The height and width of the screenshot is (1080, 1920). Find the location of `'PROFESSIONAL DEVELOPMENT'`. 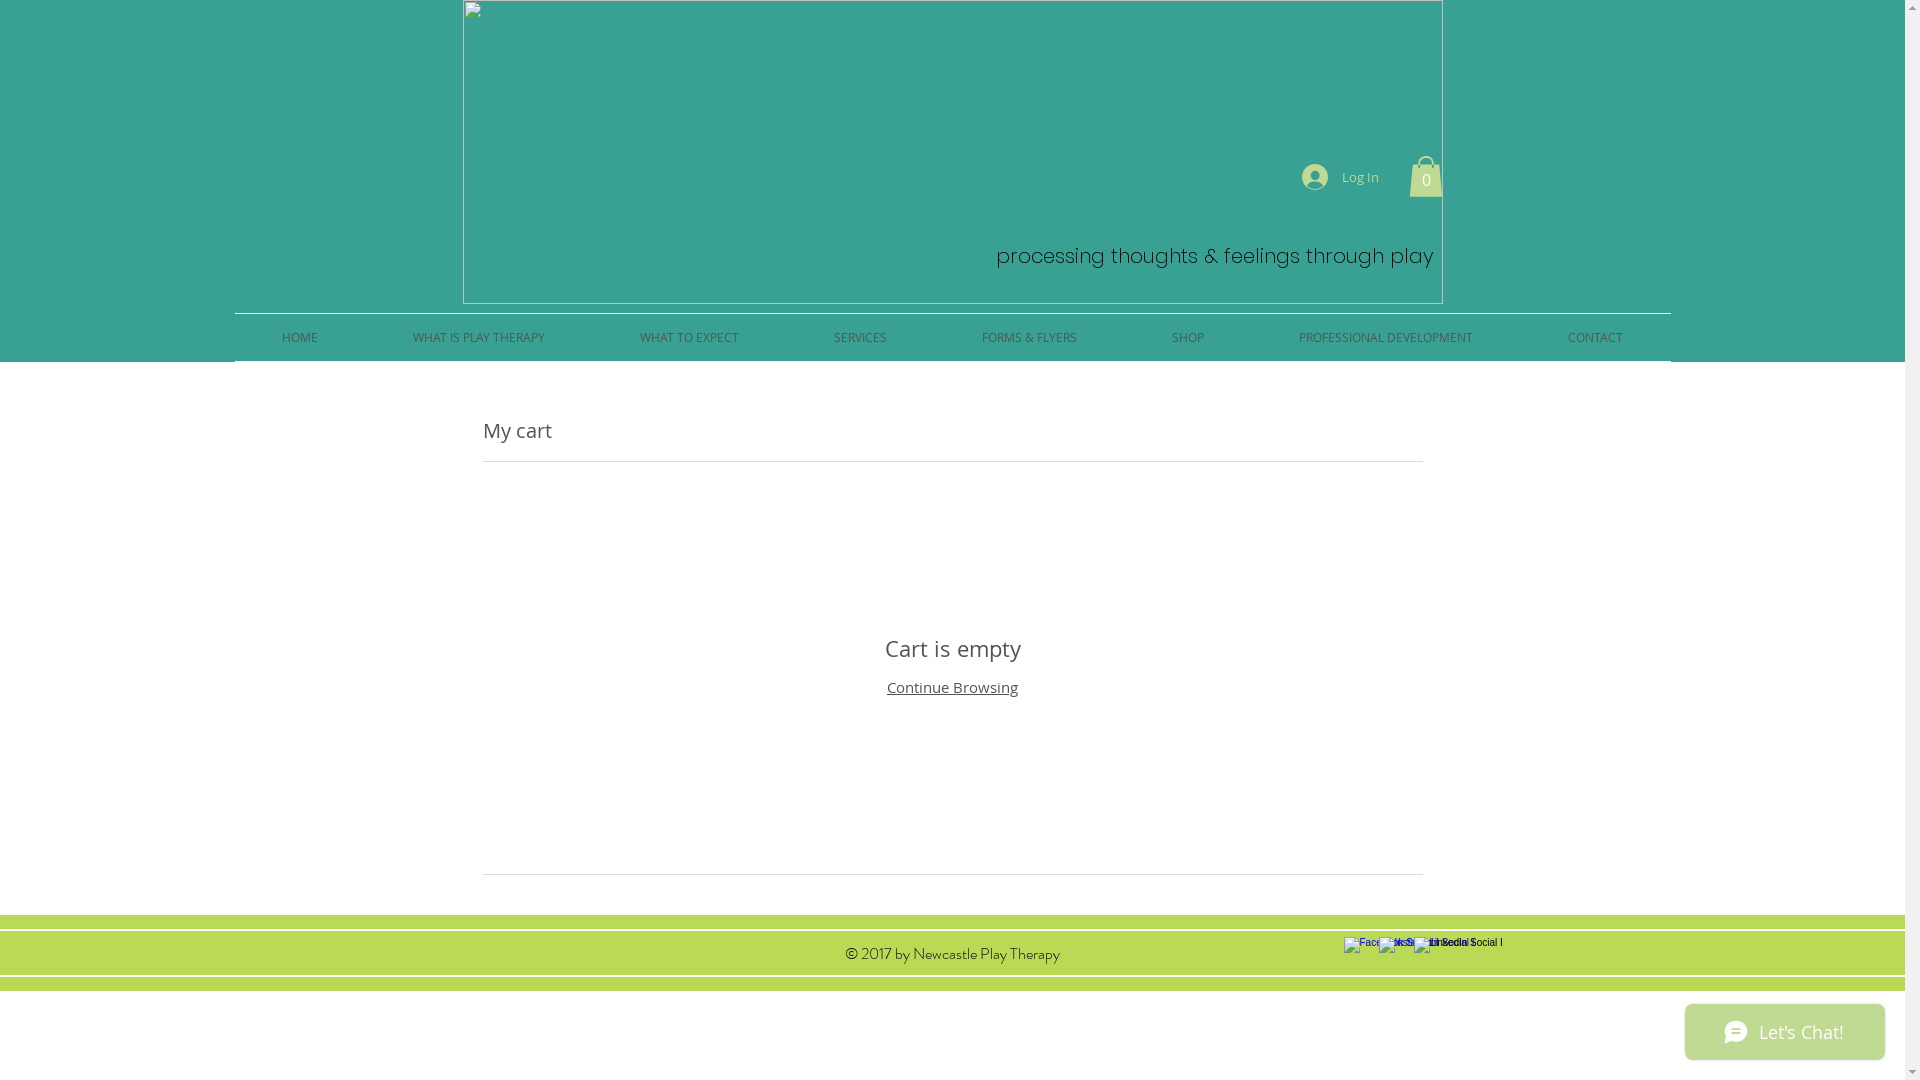

'PROFESSIONAL DEVELOPMENT' is located at coordinates (1385, 336).